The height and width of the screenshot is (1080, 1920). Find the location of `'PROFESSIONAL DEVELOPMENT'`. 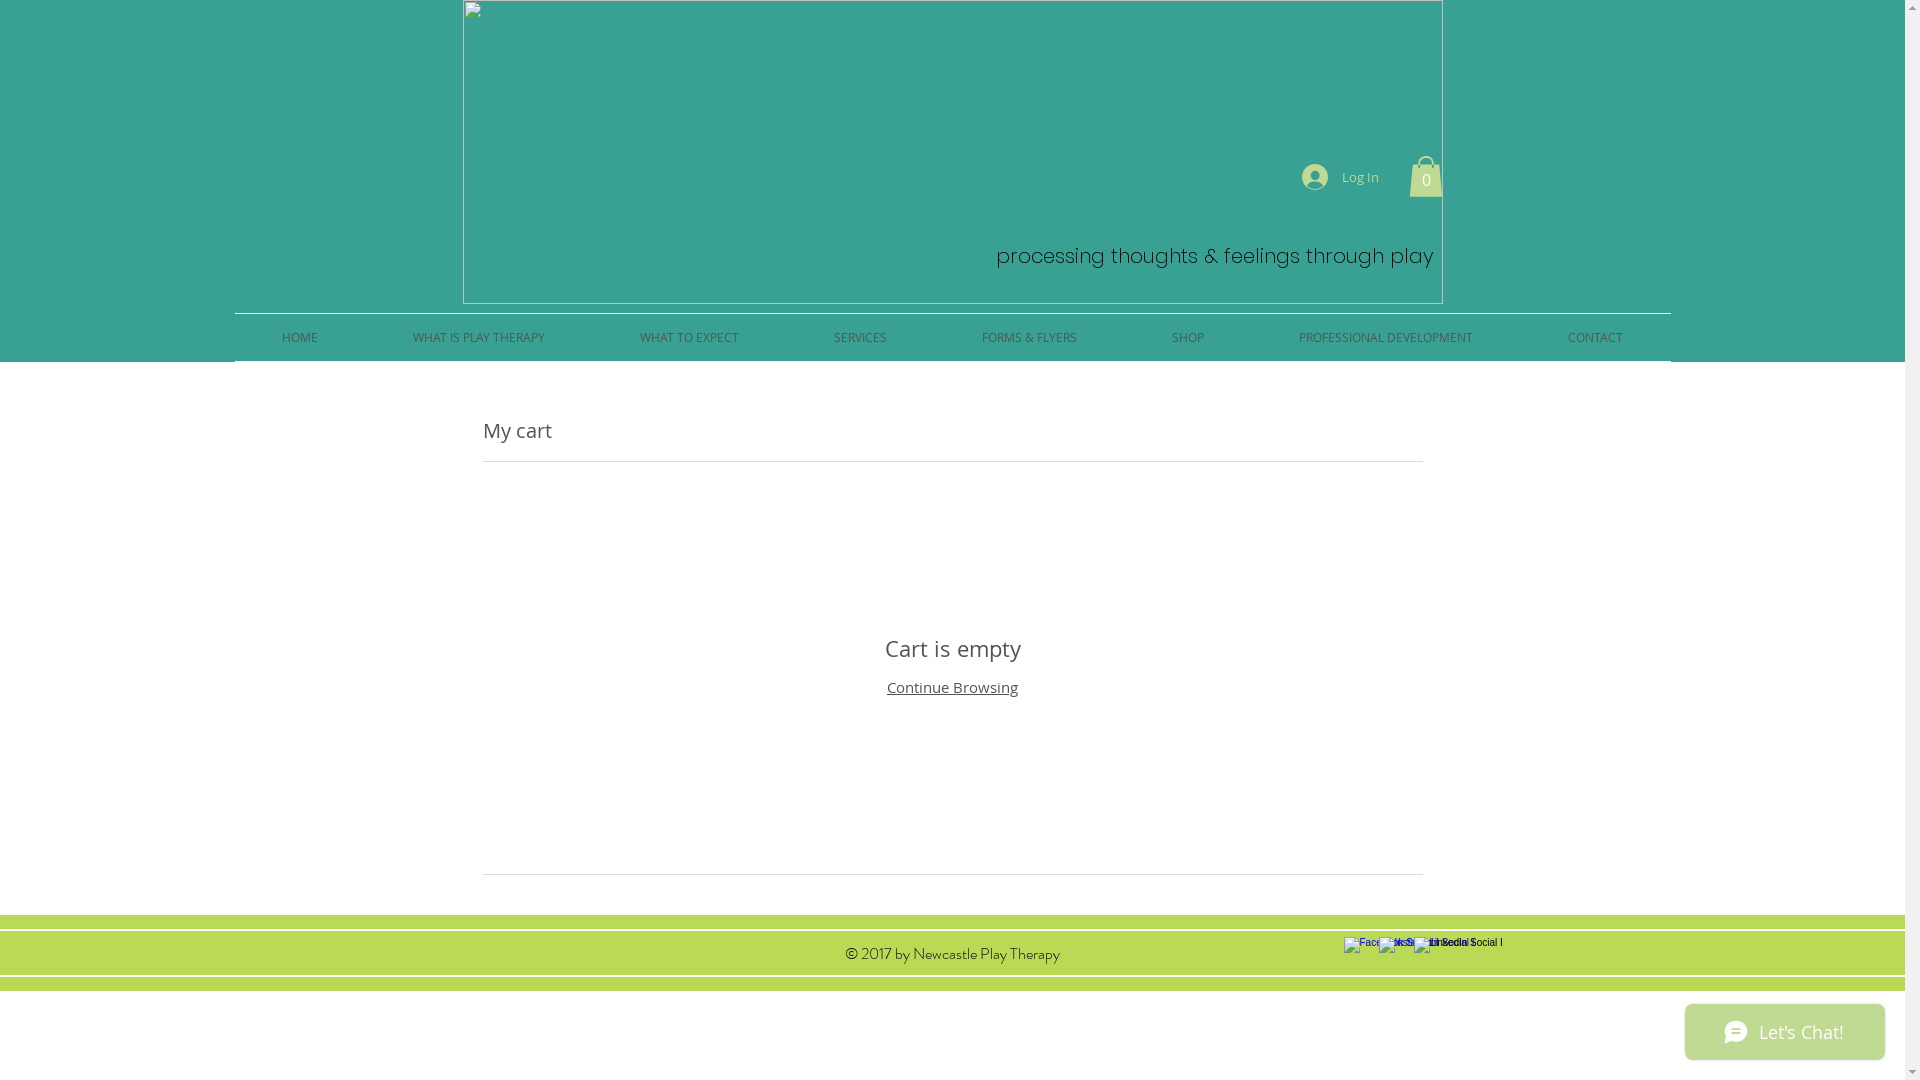

'PROFESSIONAL DEVELOPMENT' is located at coordinates (1385, 336).